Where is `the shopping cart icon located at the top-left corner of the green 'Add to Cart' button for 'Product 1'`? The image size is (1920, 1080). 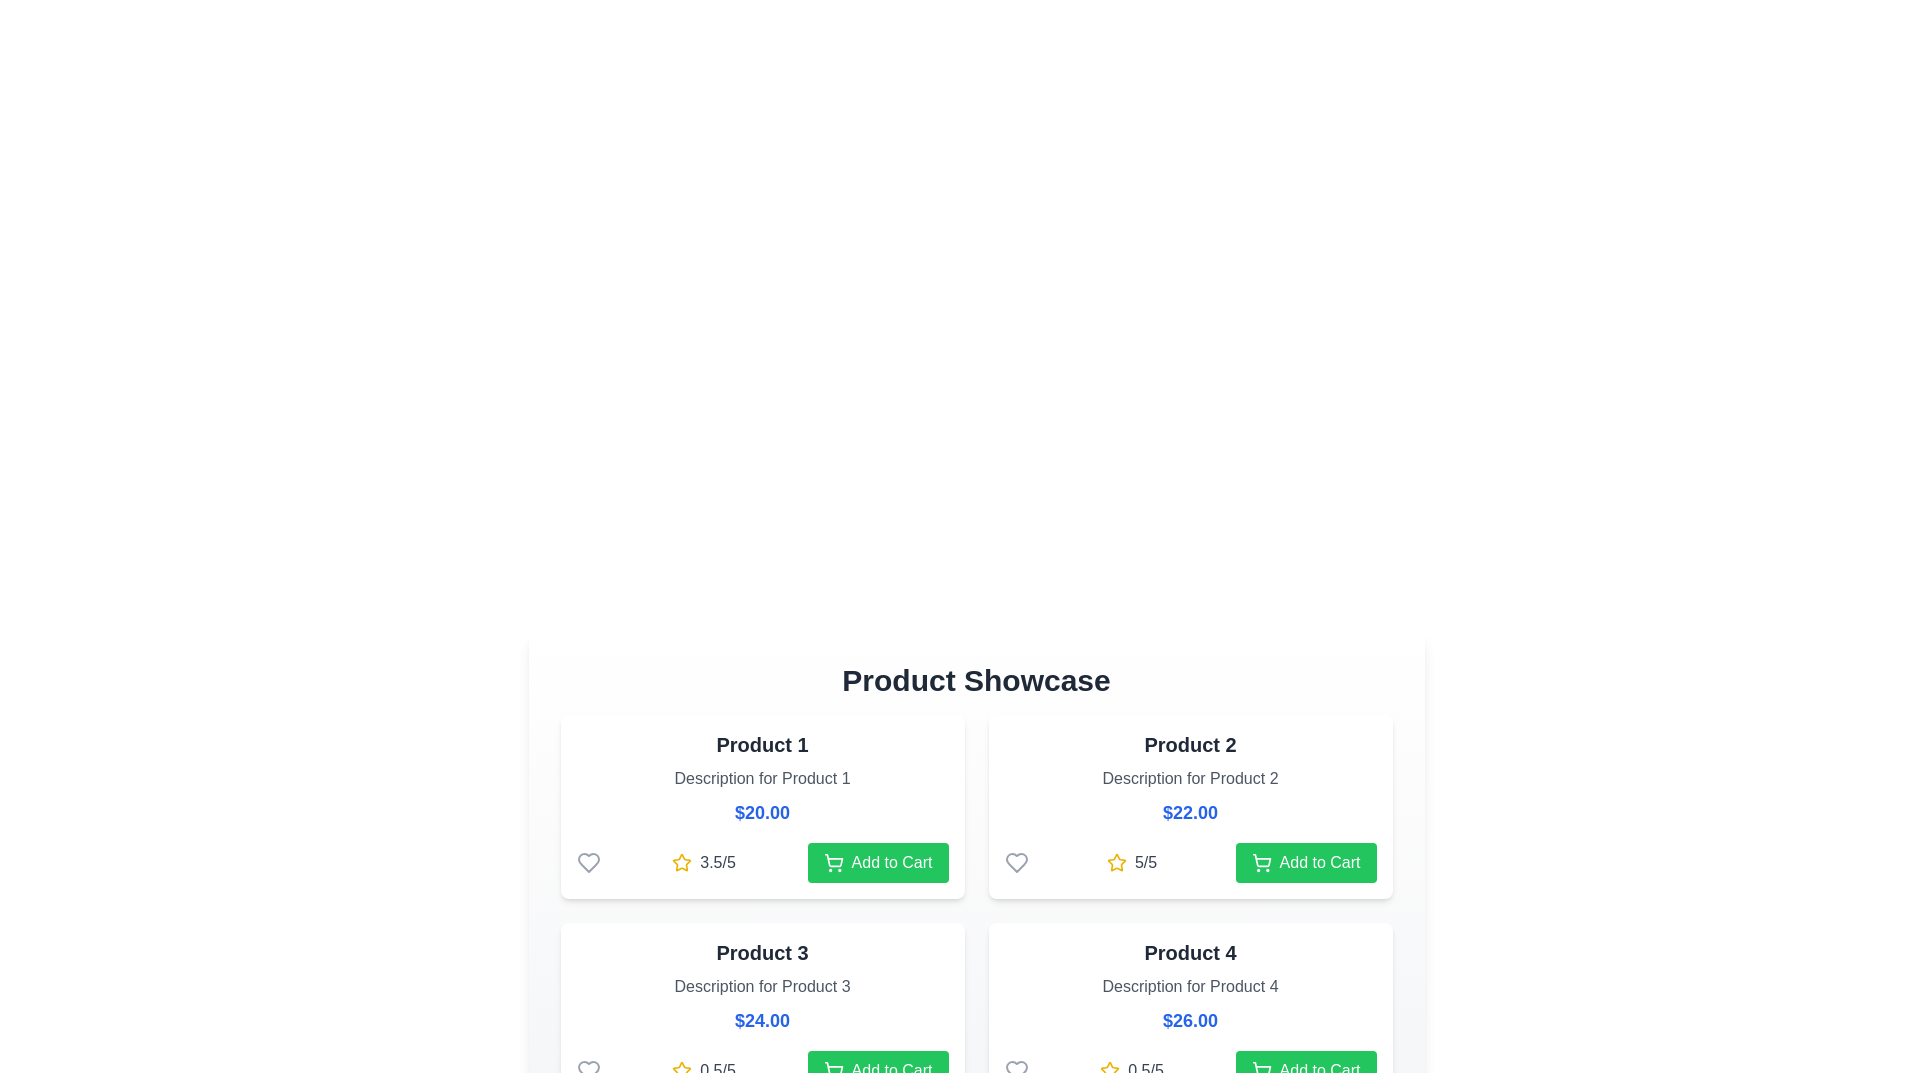 the shopping cart icon located at the top-left corner of the green 'Add to Cart' button for 'Product 1' is located at coordinates (833, 862).